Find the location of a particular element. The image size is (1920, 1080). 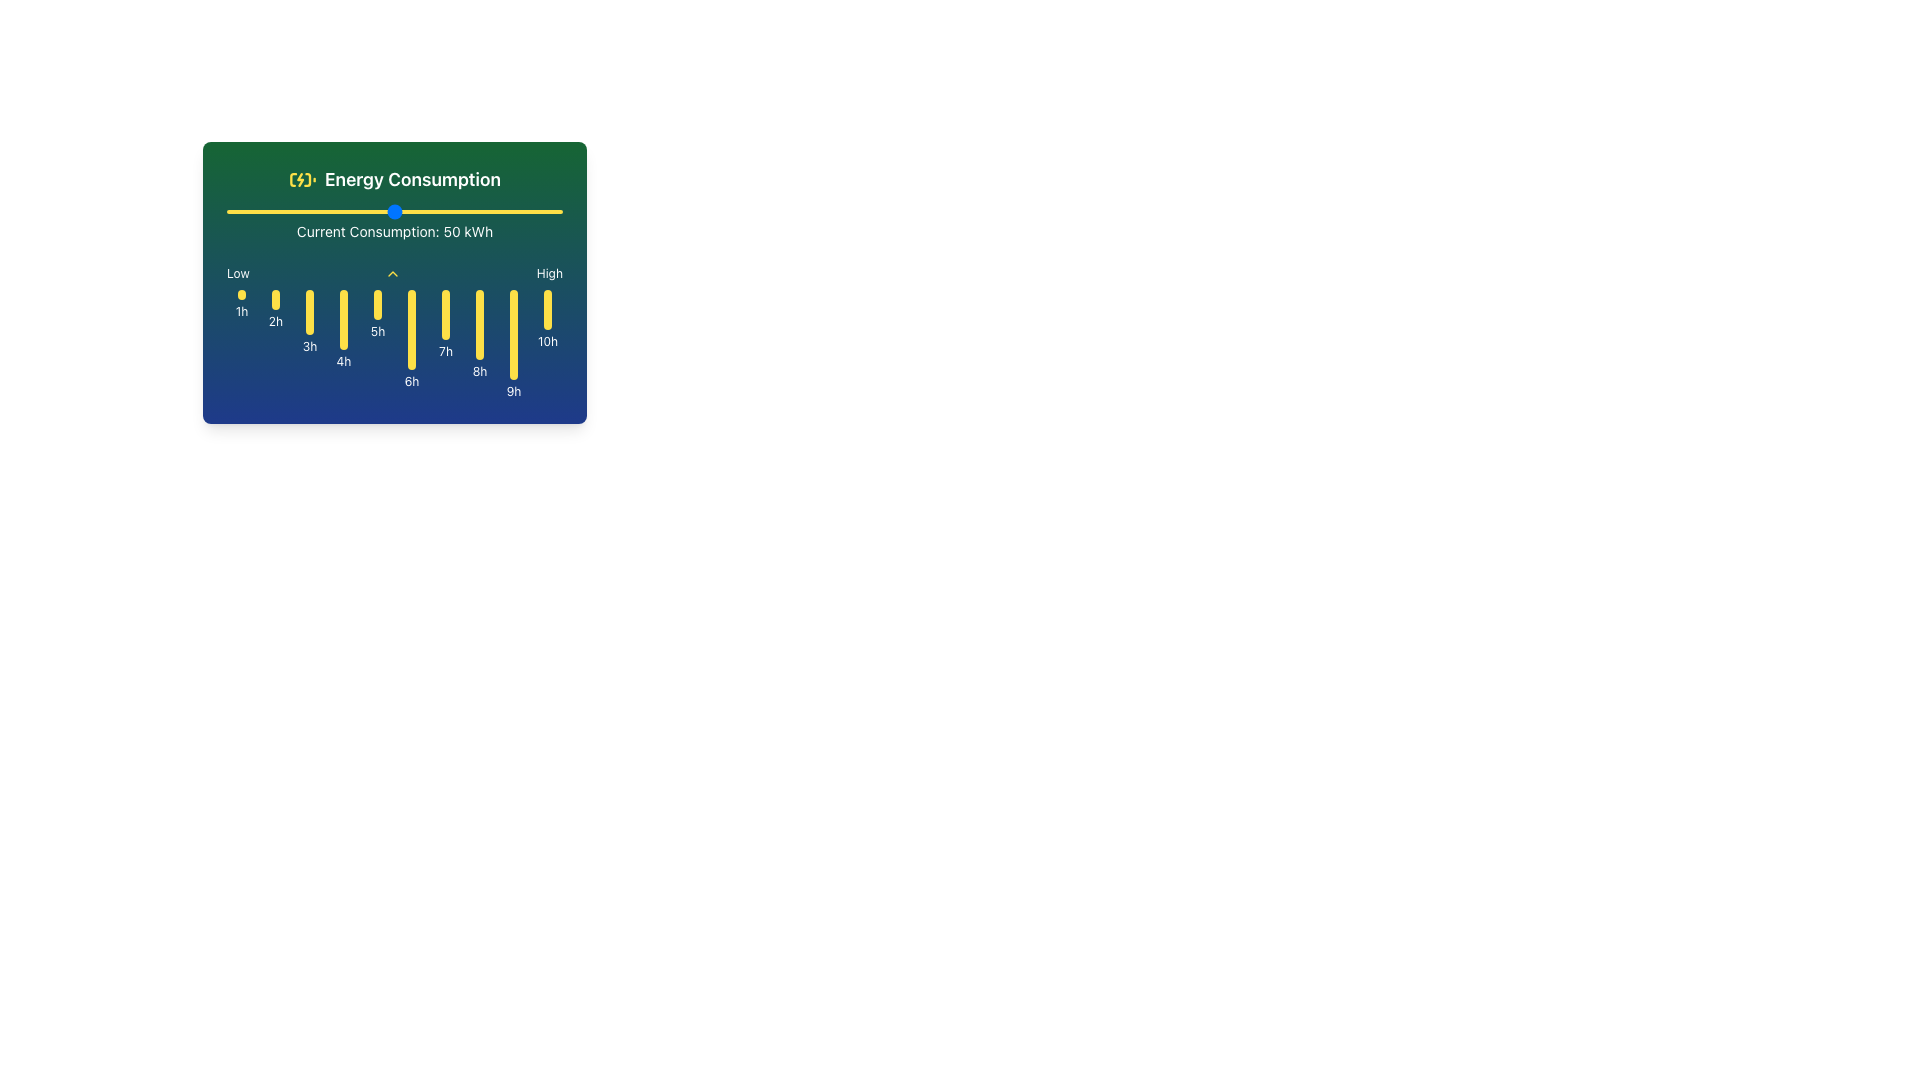

the visualization bar that represents the seventh time interval in the energy consumption data visualization is located at coordinates (445, 315).